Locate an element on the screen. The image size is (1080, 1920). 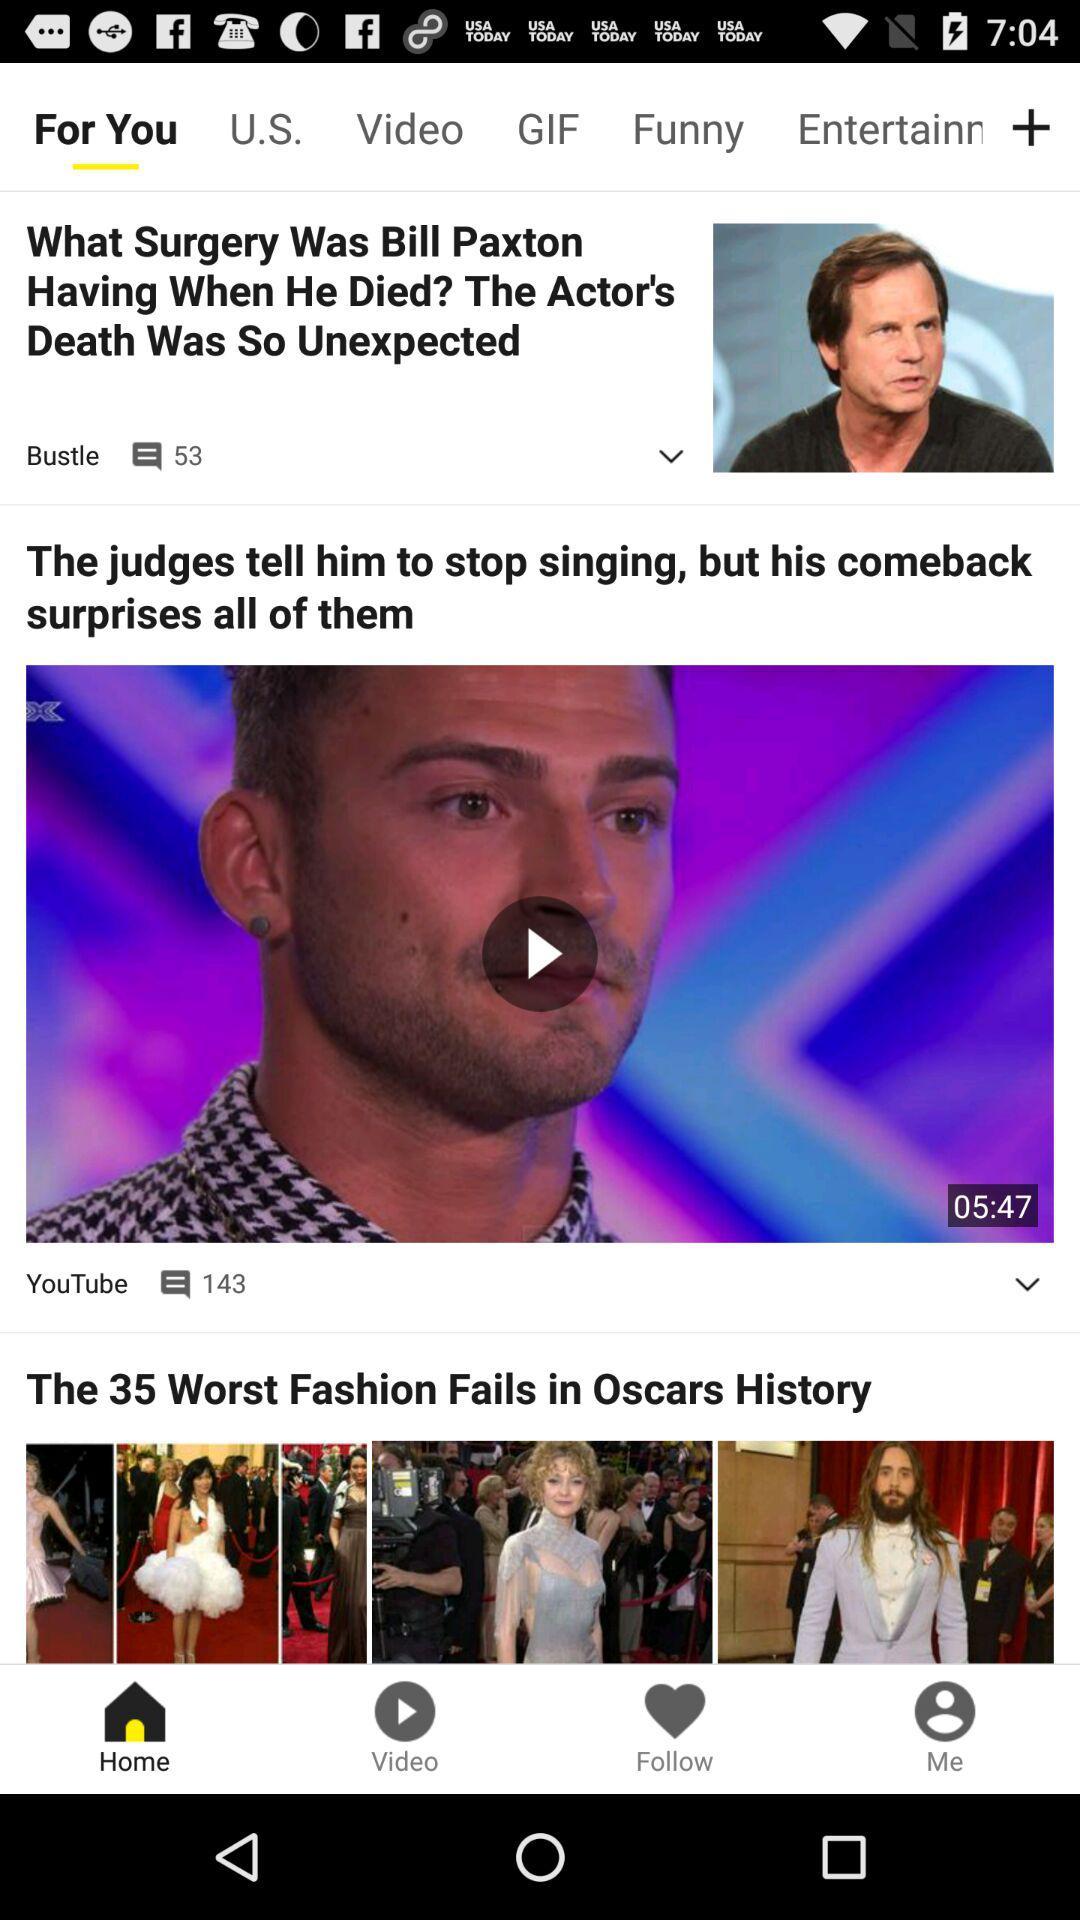
expand article is located at coordinates (671, 455).